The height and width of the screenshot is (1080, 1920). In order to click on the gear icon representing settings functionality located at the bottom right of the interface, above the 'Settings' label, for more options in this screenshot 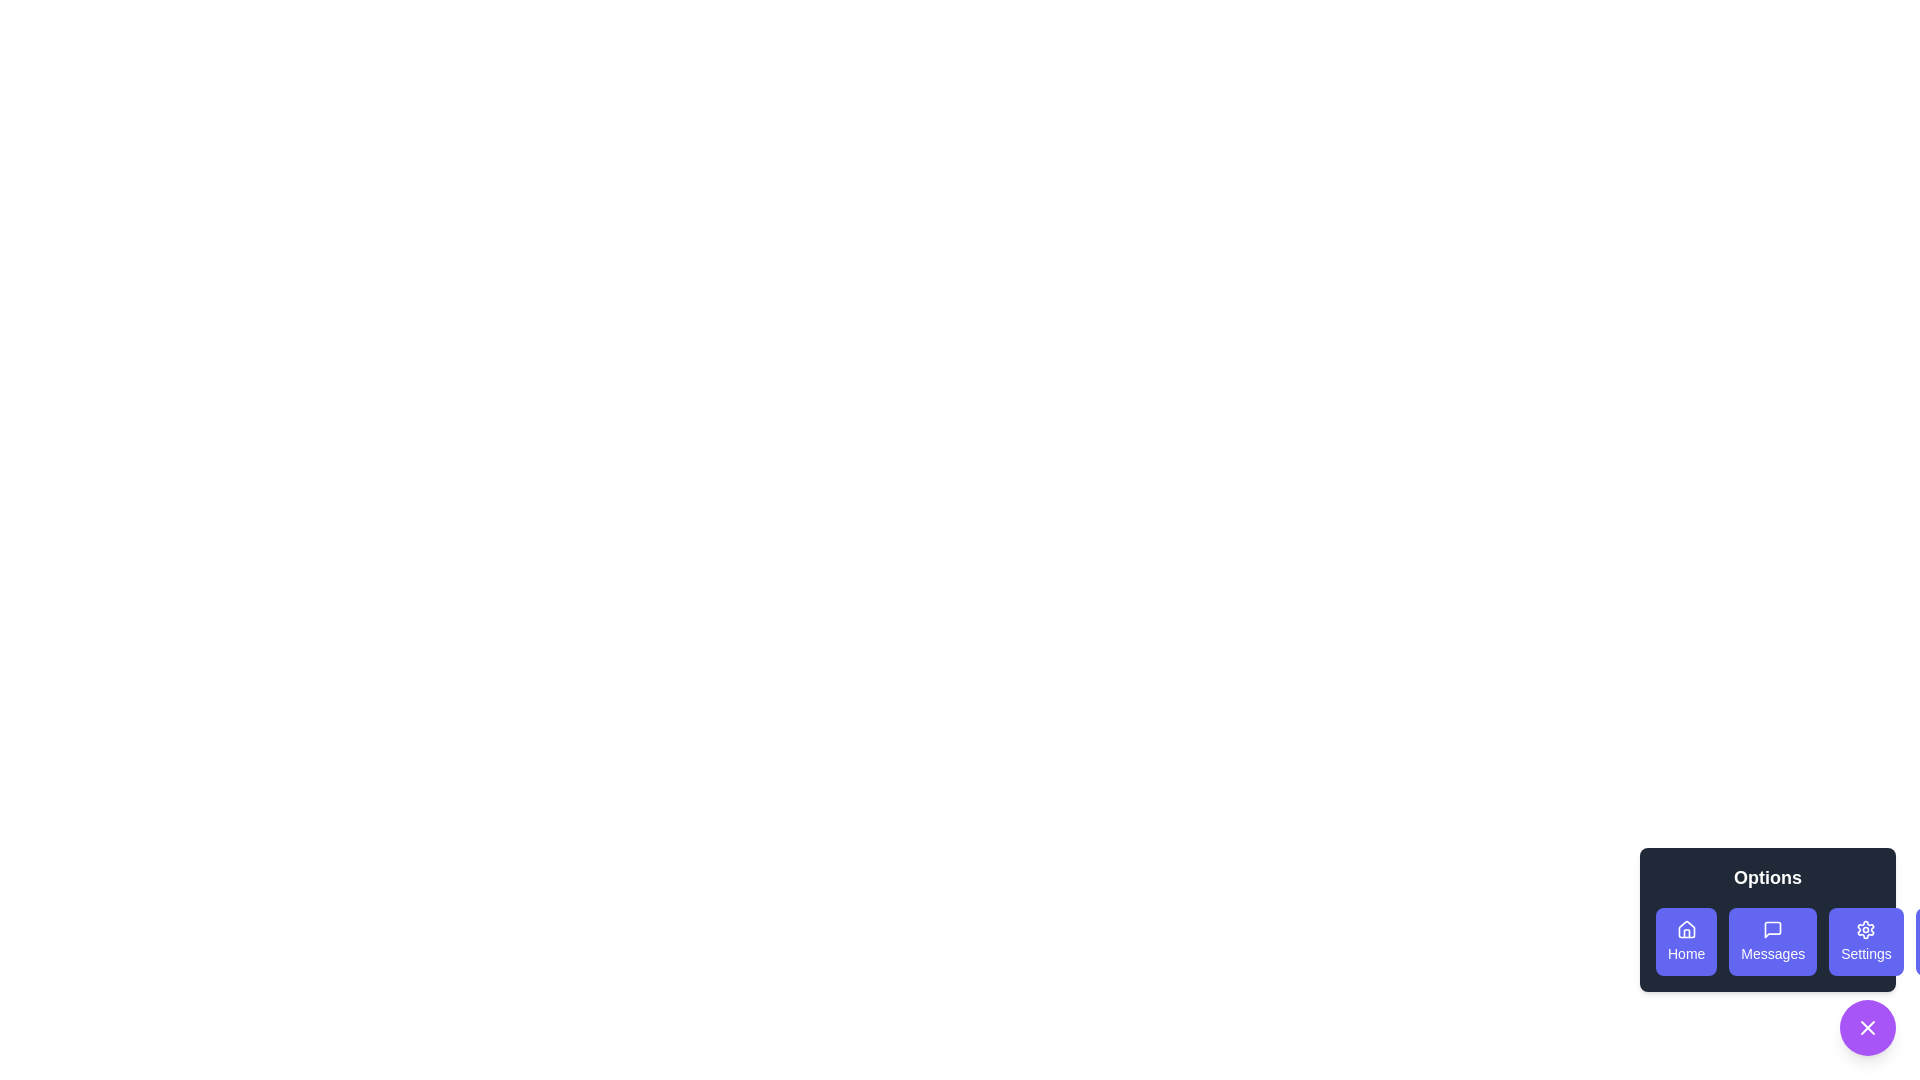, I will do `click(1865, 929)`.